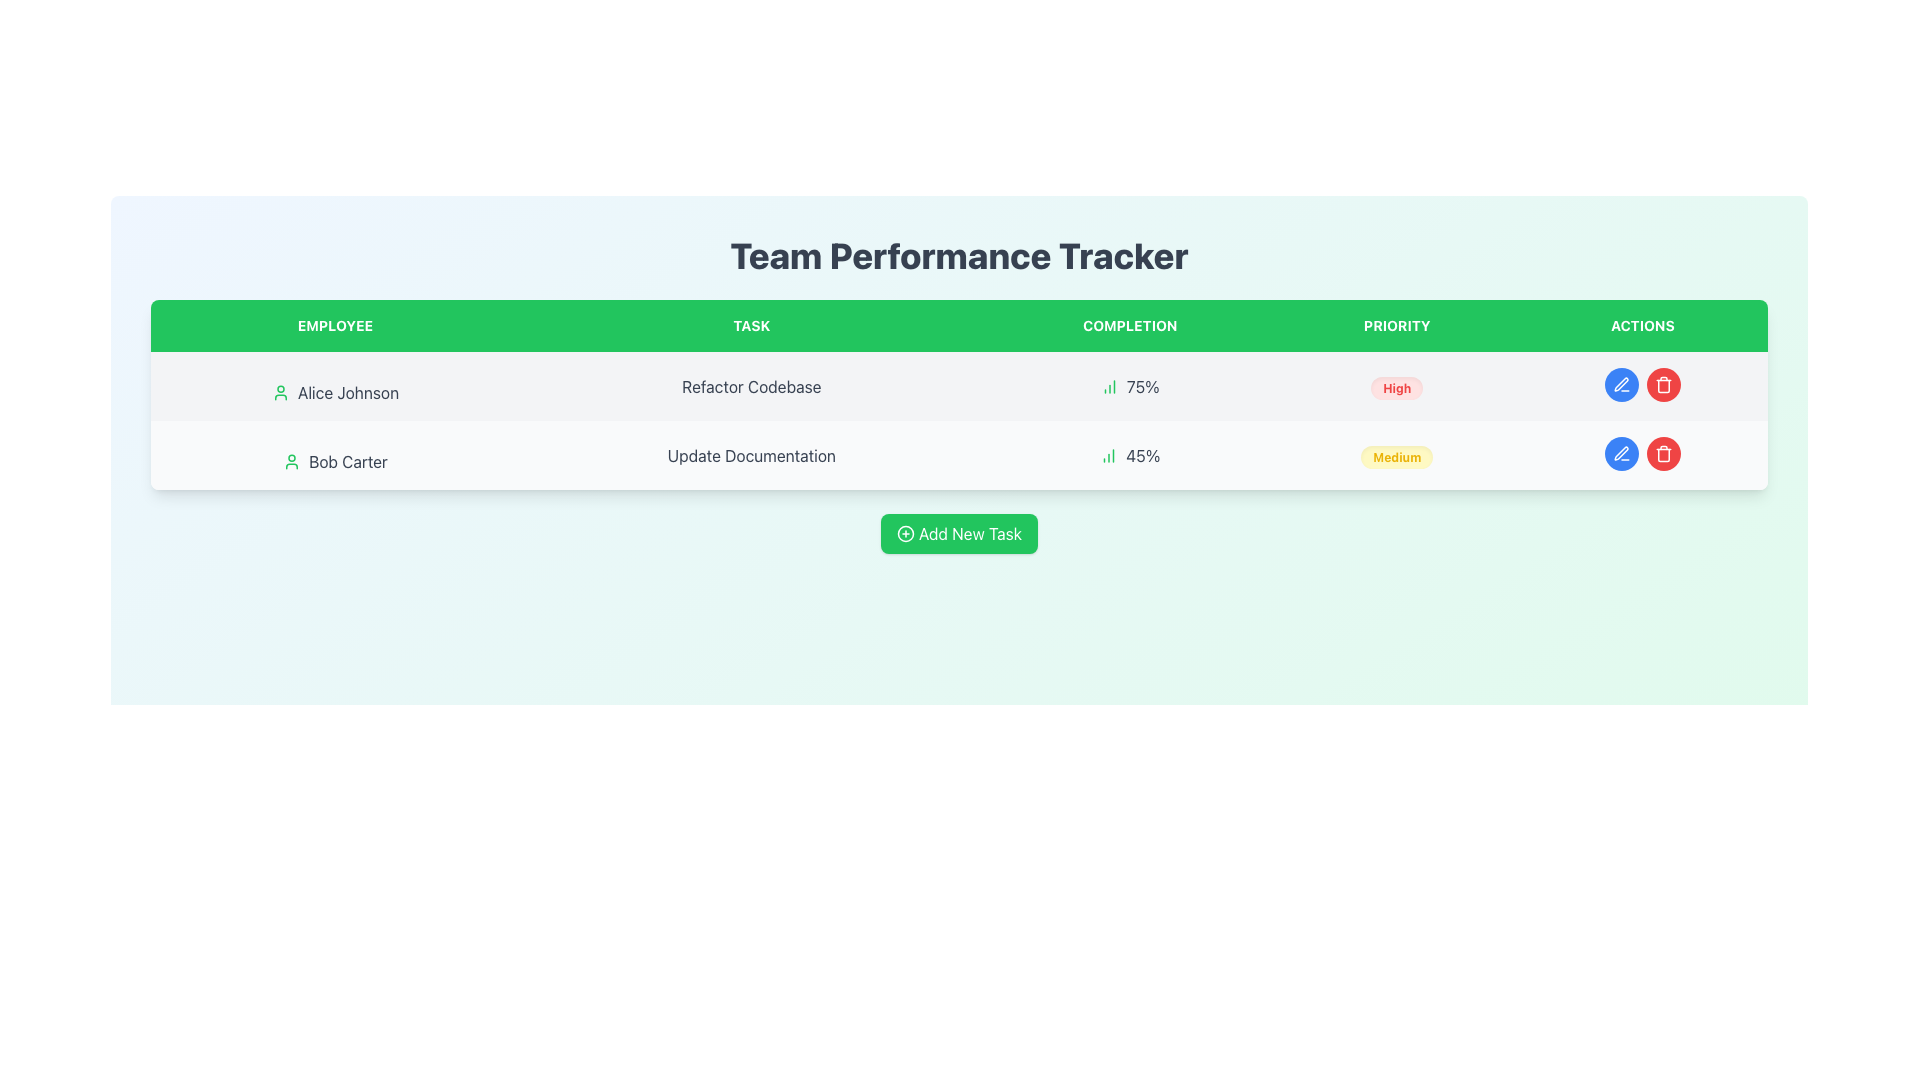 The height and width of the screenshot is (1080, 1920). What do you see at coordinates (1663, 385) in the screenshot?
I see `the second circular 'Delete' button in the 'Actions' column of the second row in the table` at bounding box center [1663, 385].